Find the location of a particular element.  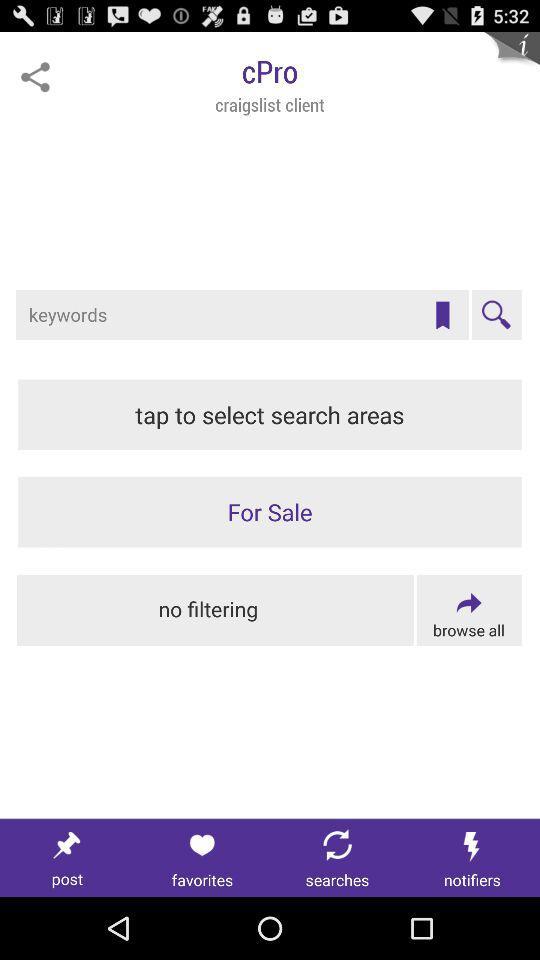

search for item on craigslist is located at coordinates (242, 315).